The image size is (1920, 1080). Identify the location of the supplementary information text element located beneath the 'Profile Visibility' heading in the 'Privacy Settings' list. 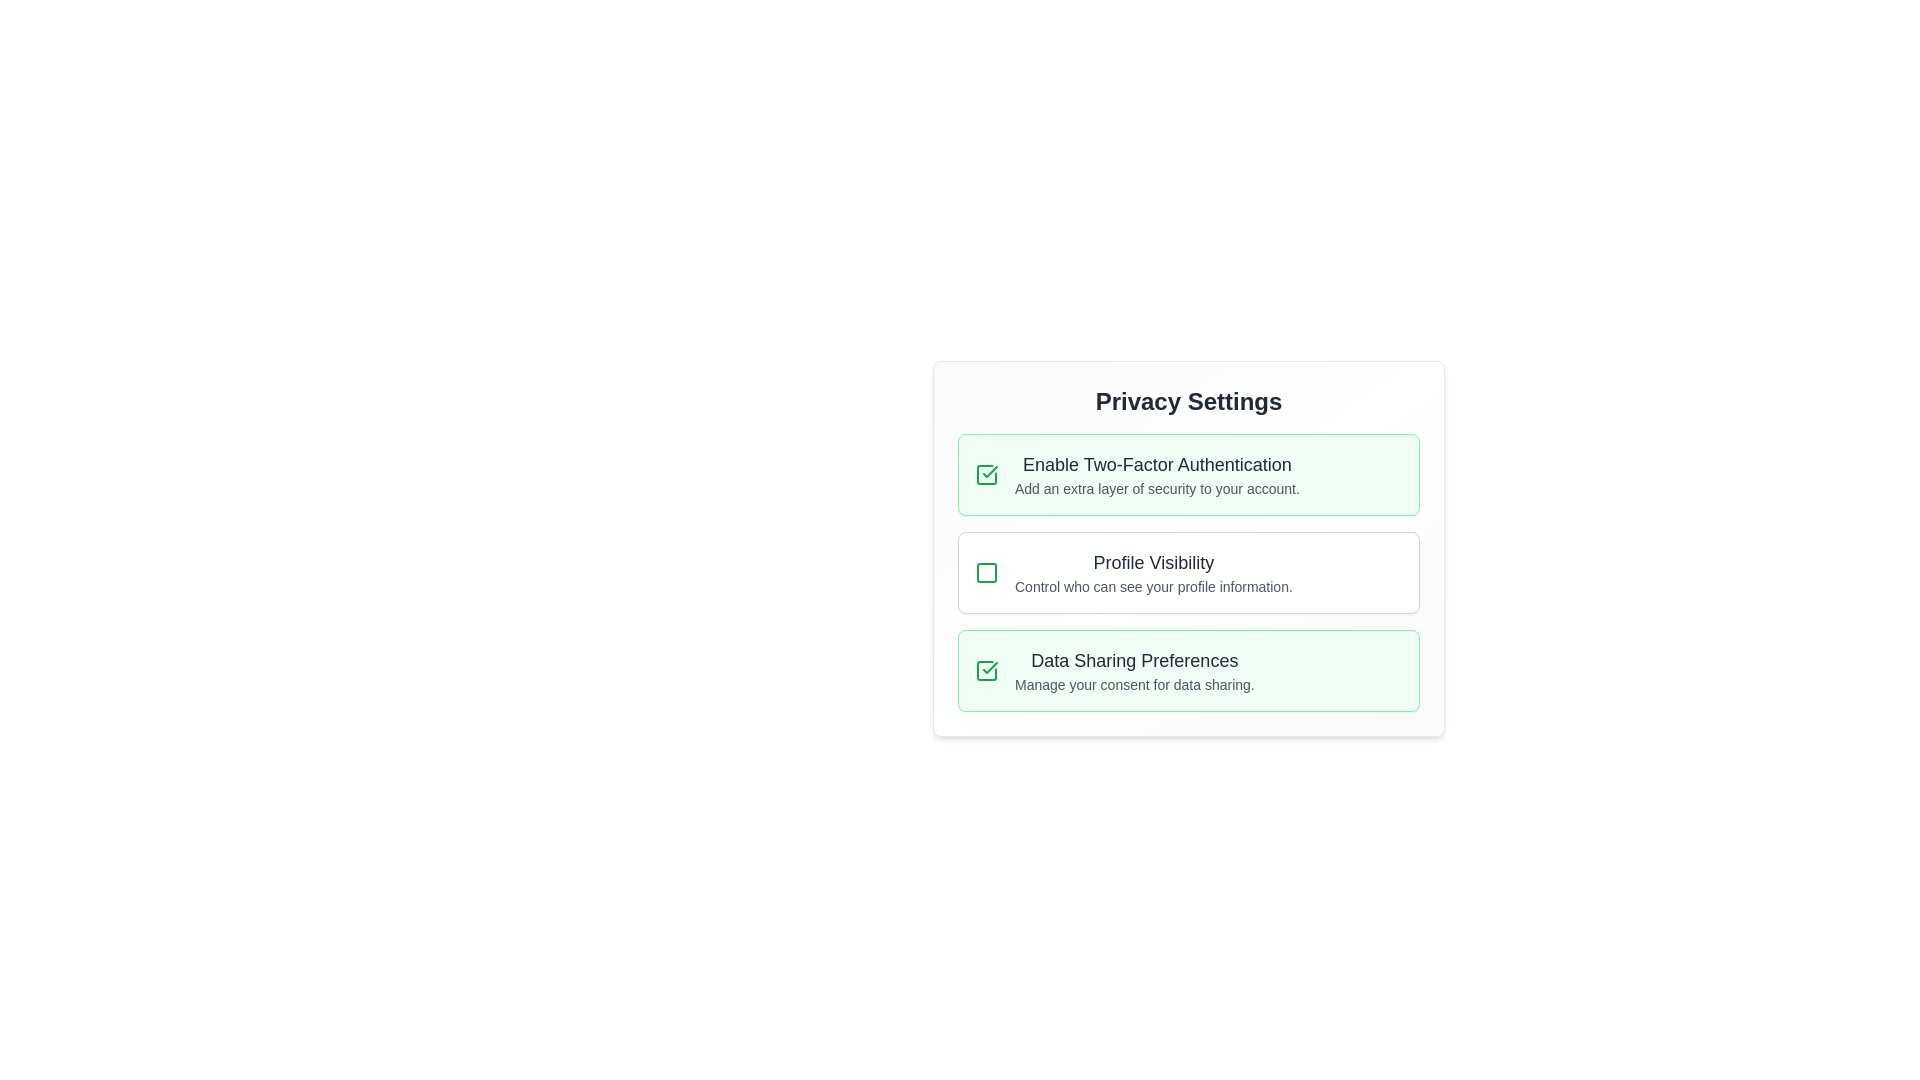
(1153, 585).